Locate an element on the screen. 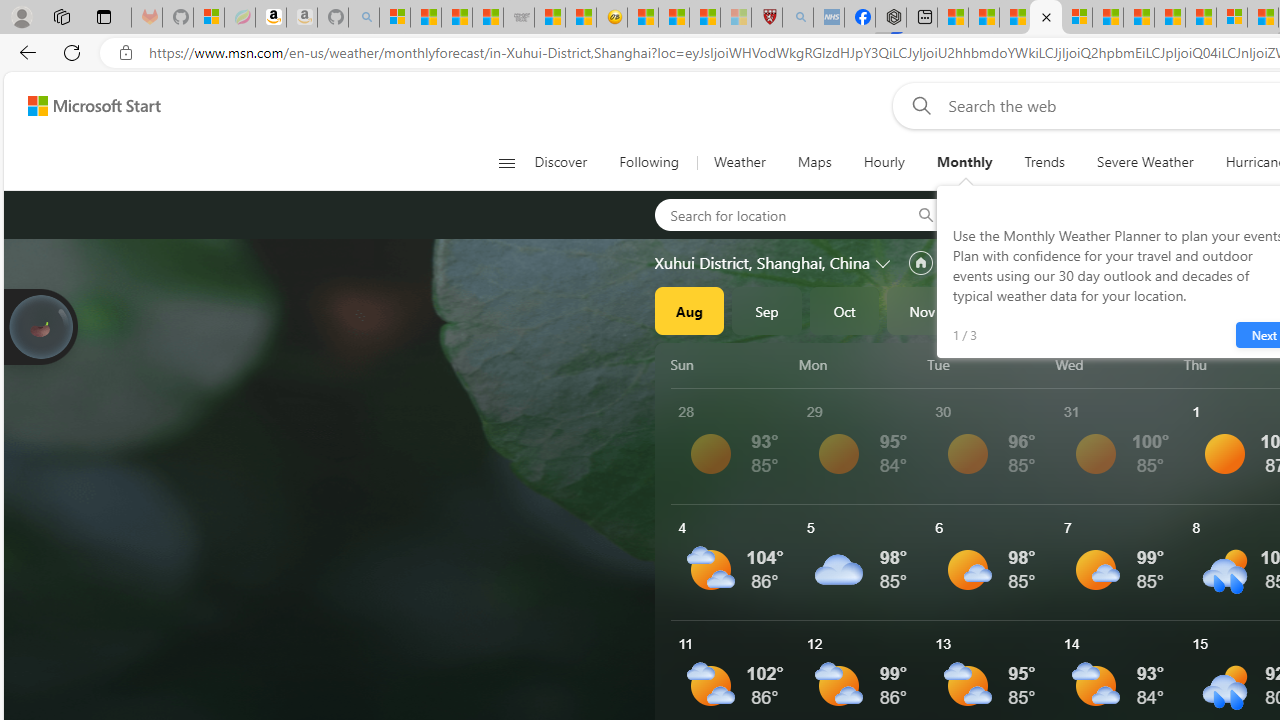  'Set as primary location' is located at coordinates (919, 262).